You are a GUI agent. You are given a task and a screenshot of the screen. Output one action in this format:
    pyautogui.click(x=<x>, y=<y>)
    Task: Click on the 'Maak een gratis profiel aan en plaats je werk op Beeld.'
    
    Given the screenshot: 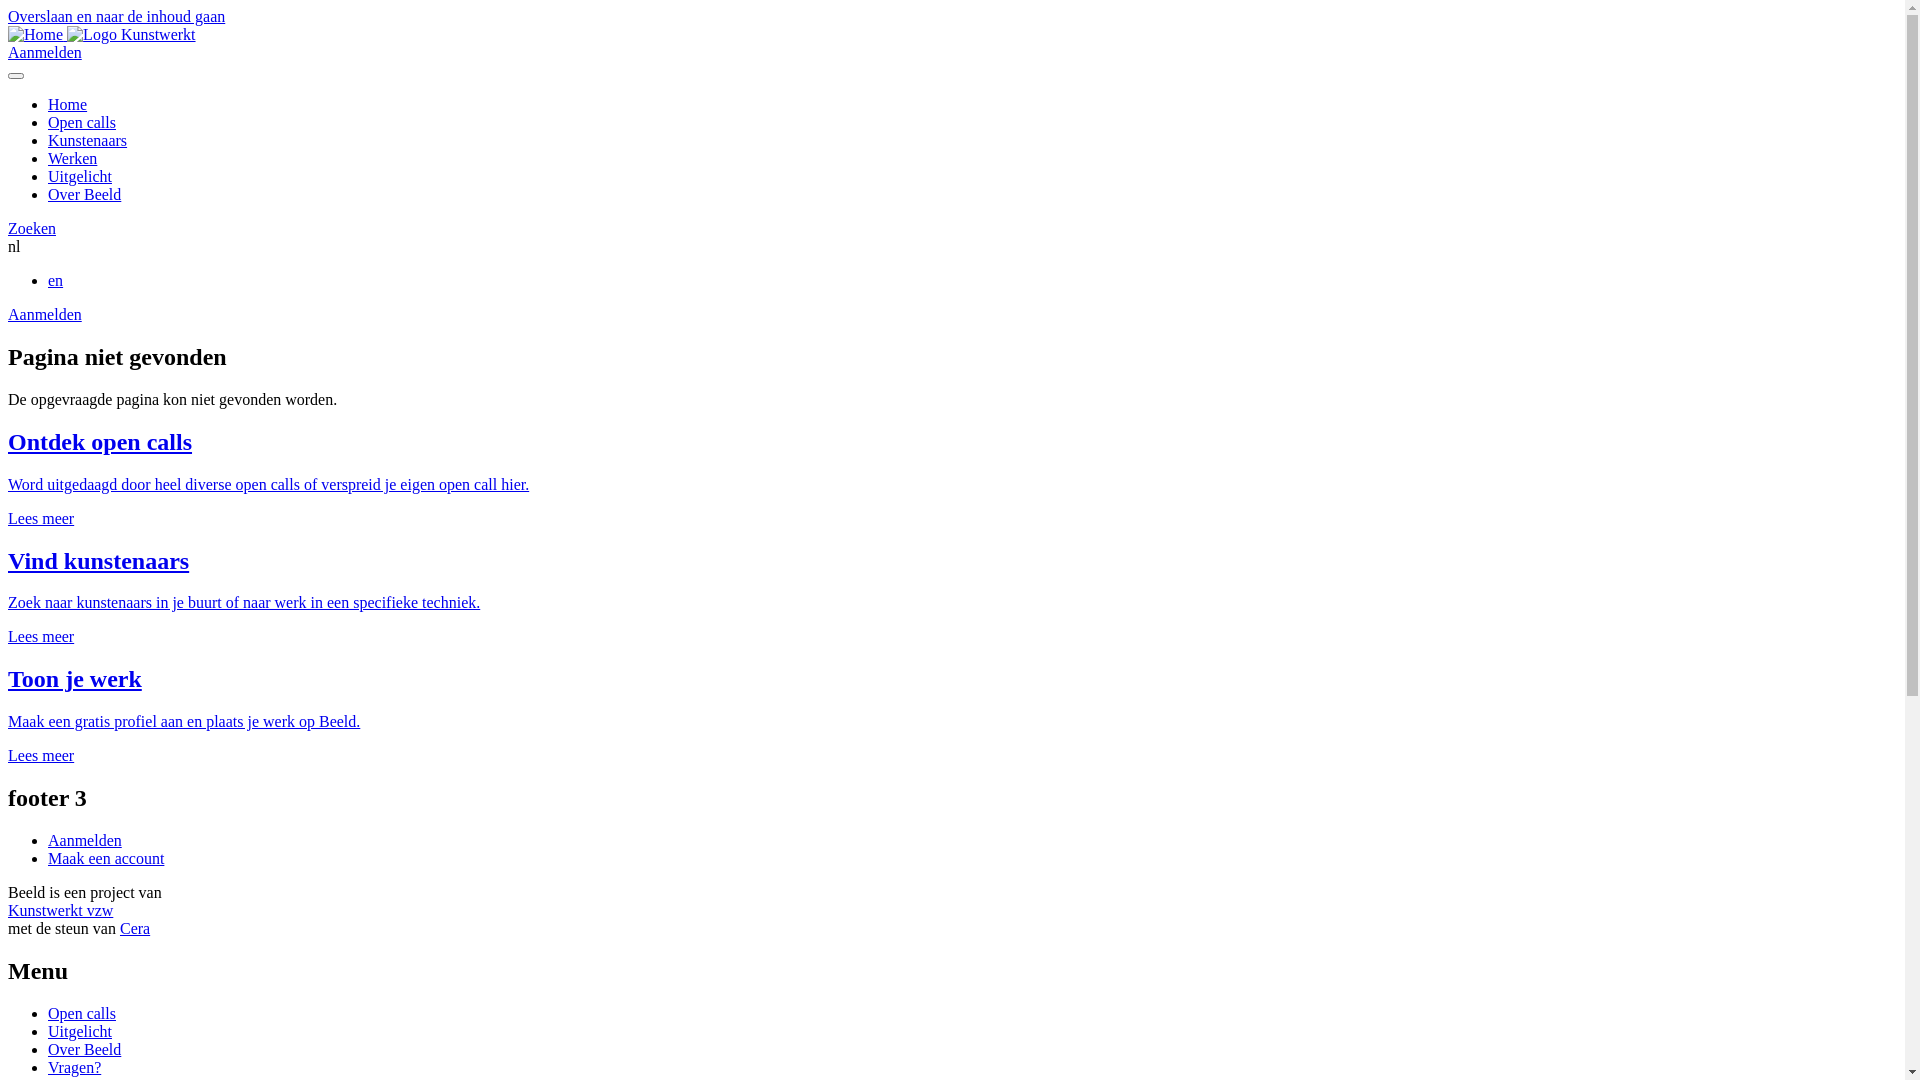 What is the action you would take?
    pyautogui.click(x=183, y=721)
    